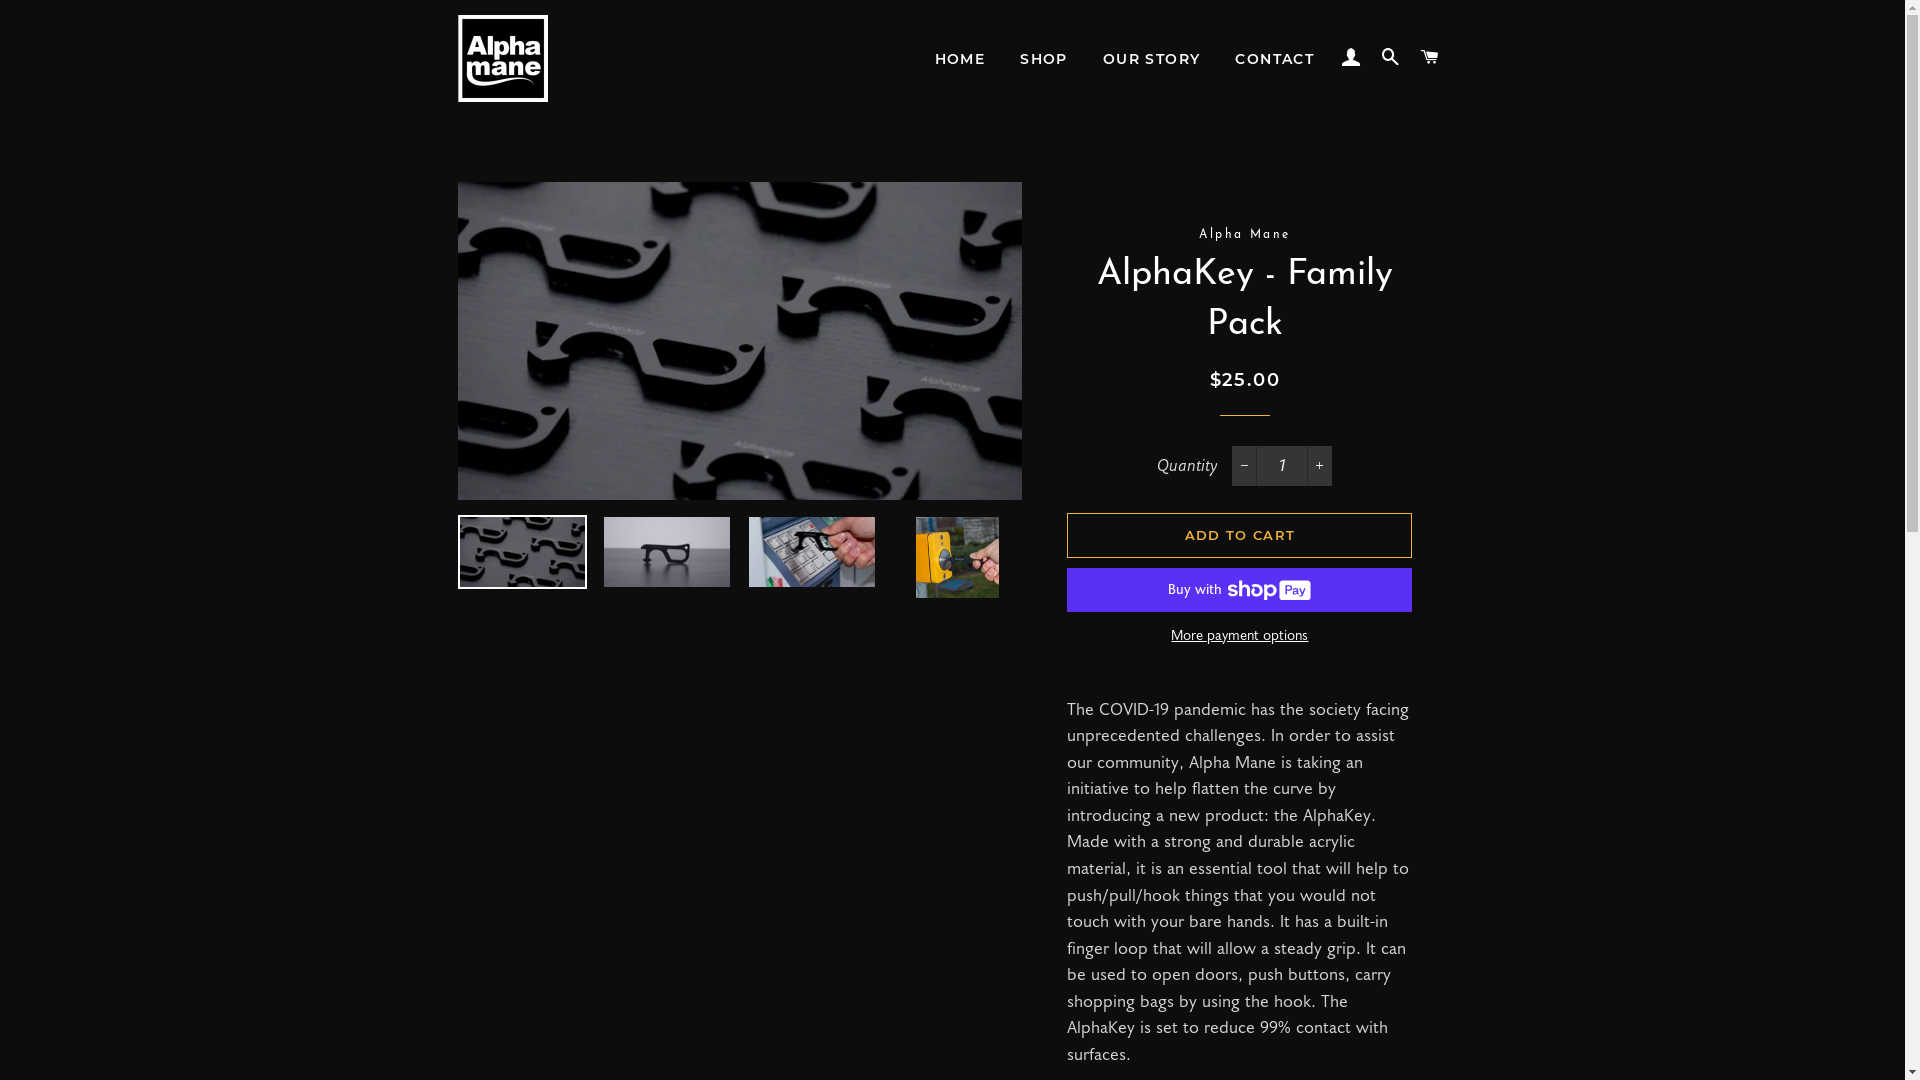 This screenshot has width=1920, height=1080. Describe the element at coordinates (1152, 59) in the screenshot. I see `'OUR STORY'` at that location.